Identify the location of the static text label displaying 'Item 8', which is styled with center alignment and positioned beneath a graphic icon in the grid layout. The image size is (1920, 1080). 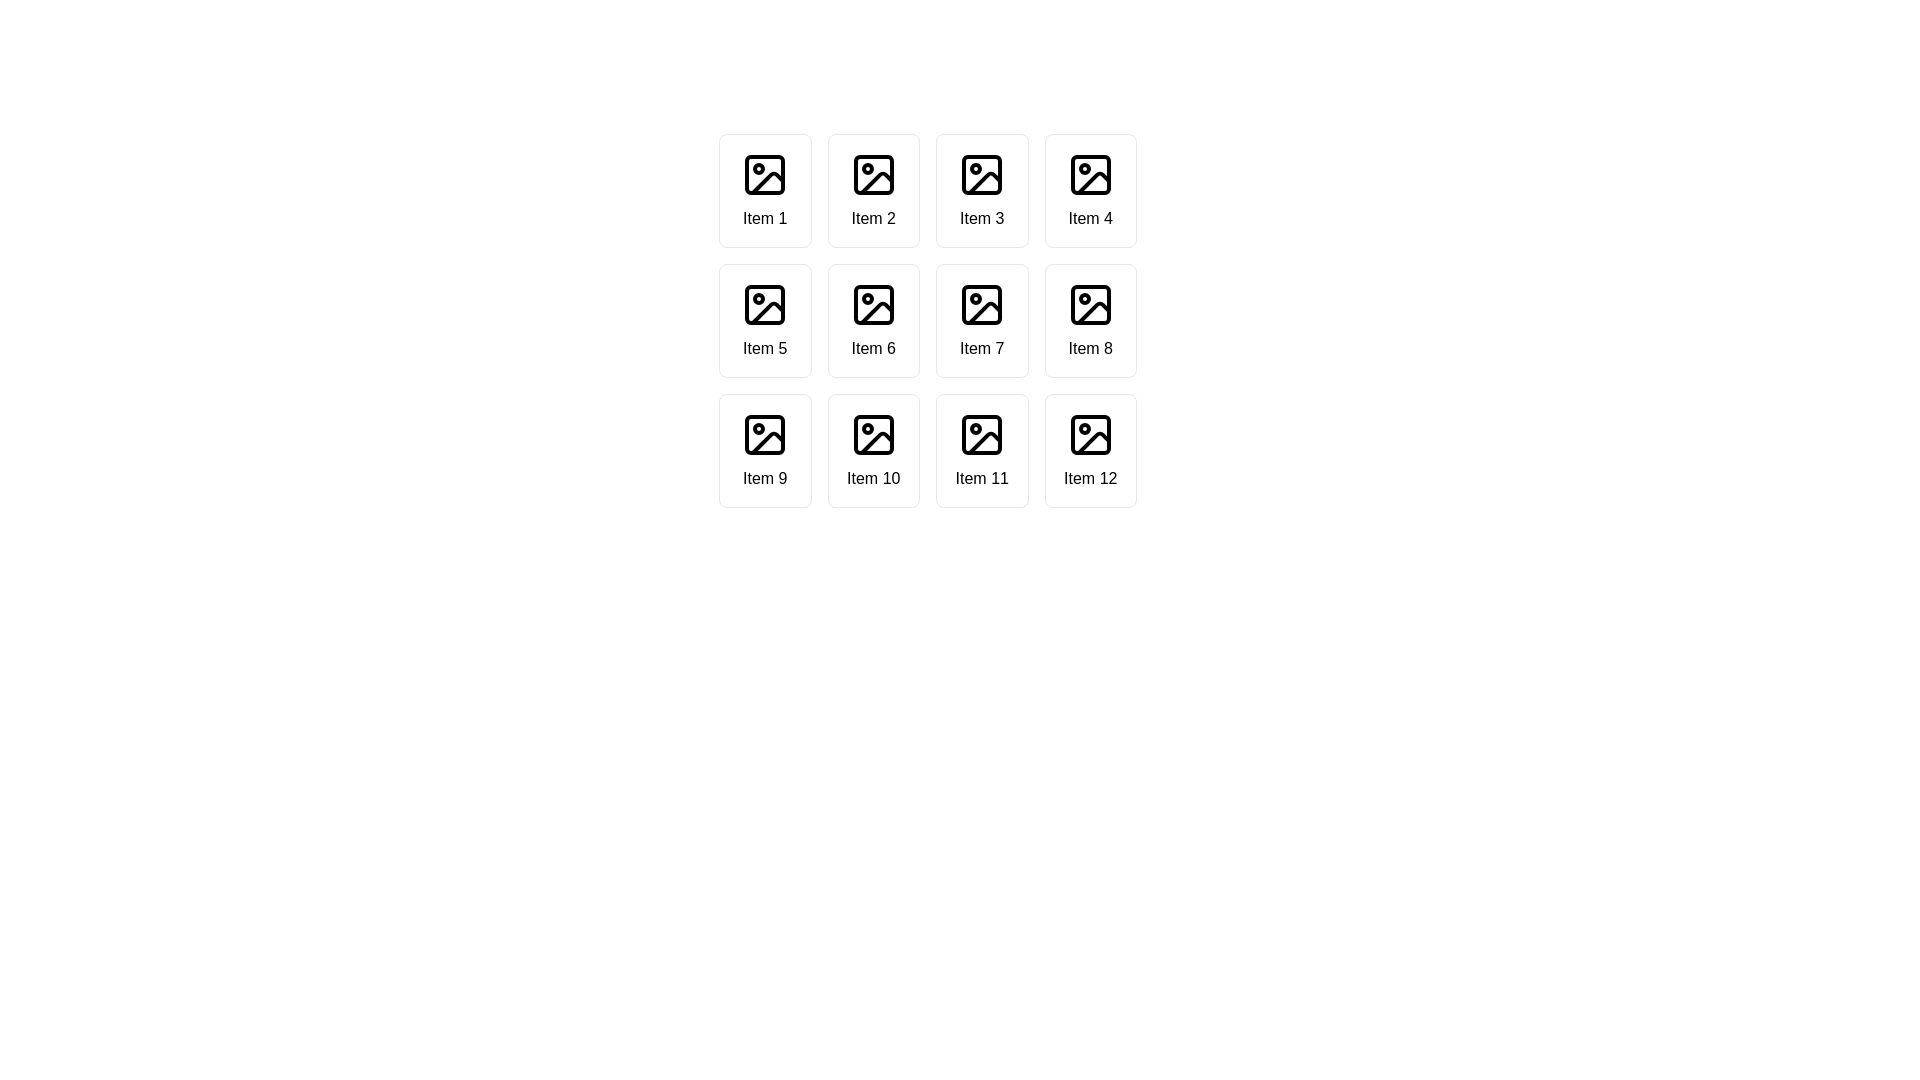
(1089, 347).